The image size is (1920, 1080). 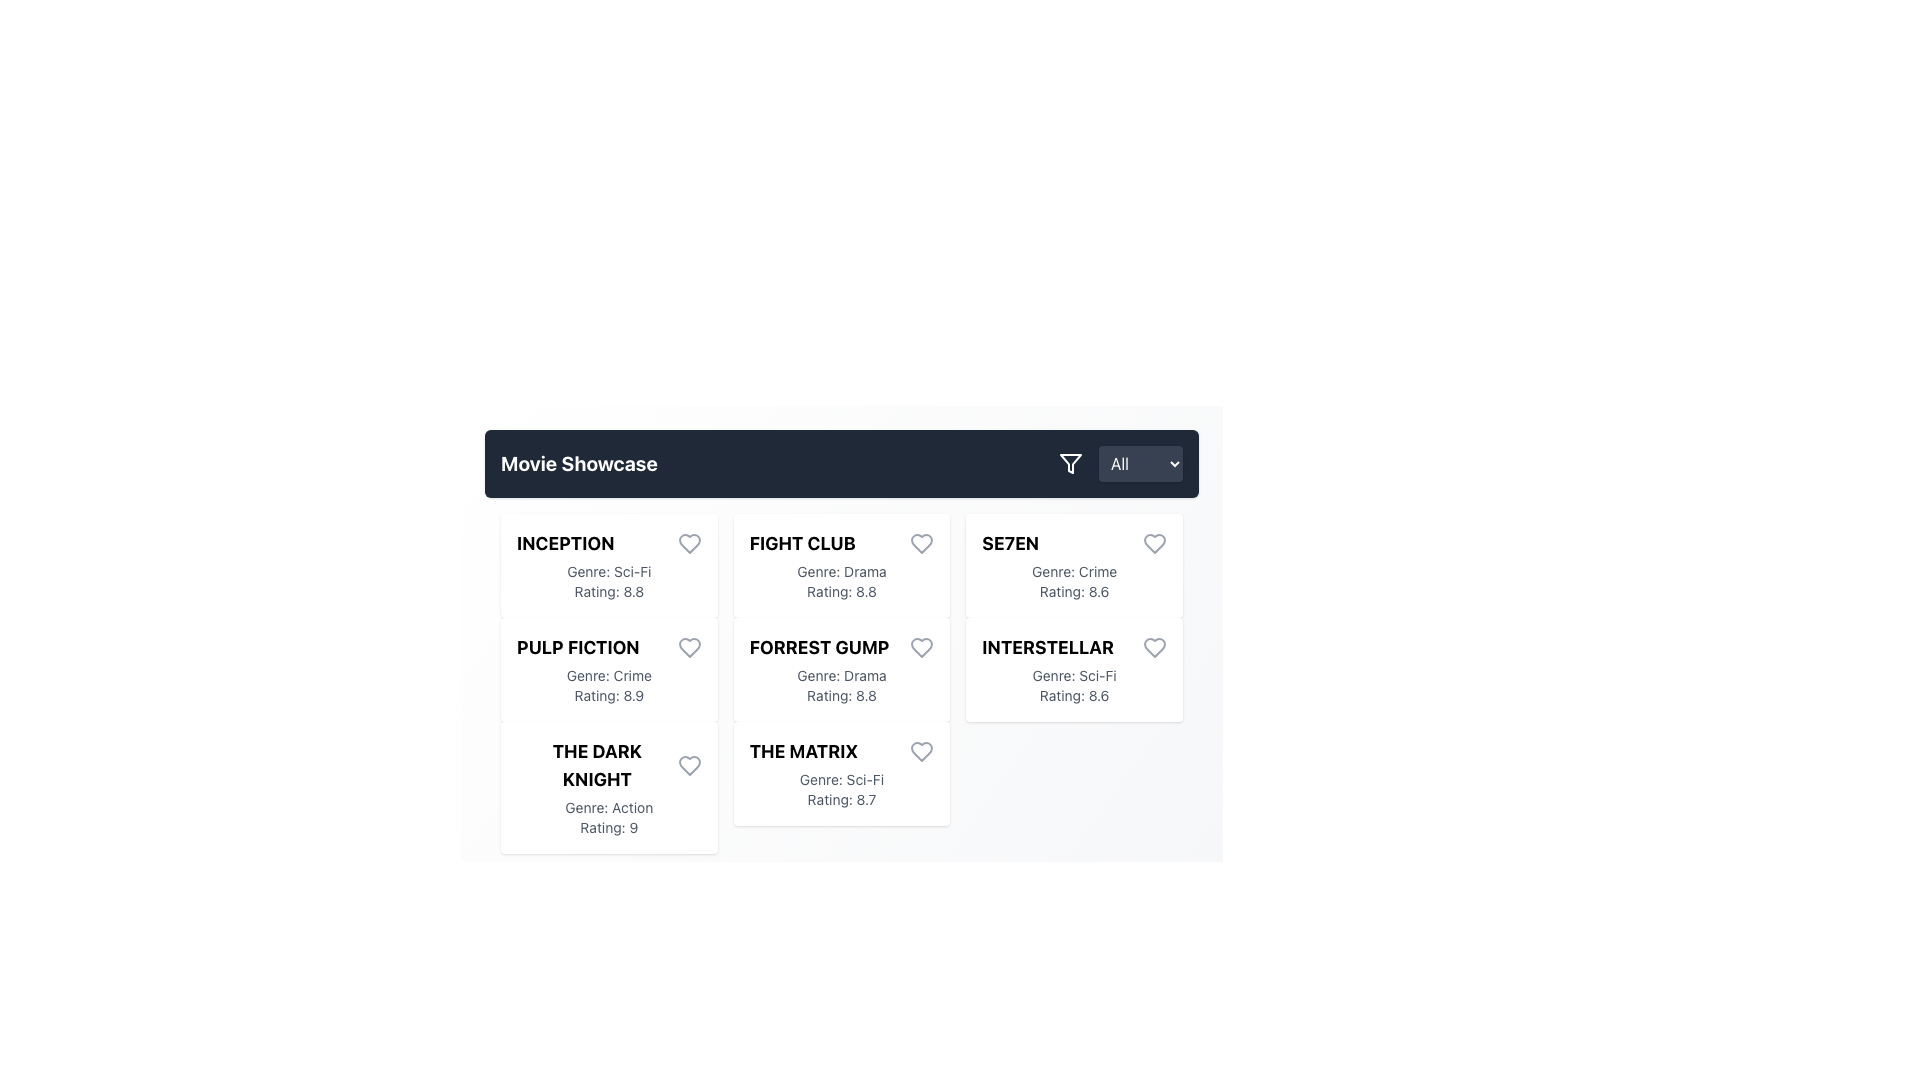 What do you see at coordinates (865, 571) in the screenshot?
I see `the text label displaying 'Drama' which indicates the genre of the movie 'Fight Club'` at bounding box center [865, 571].